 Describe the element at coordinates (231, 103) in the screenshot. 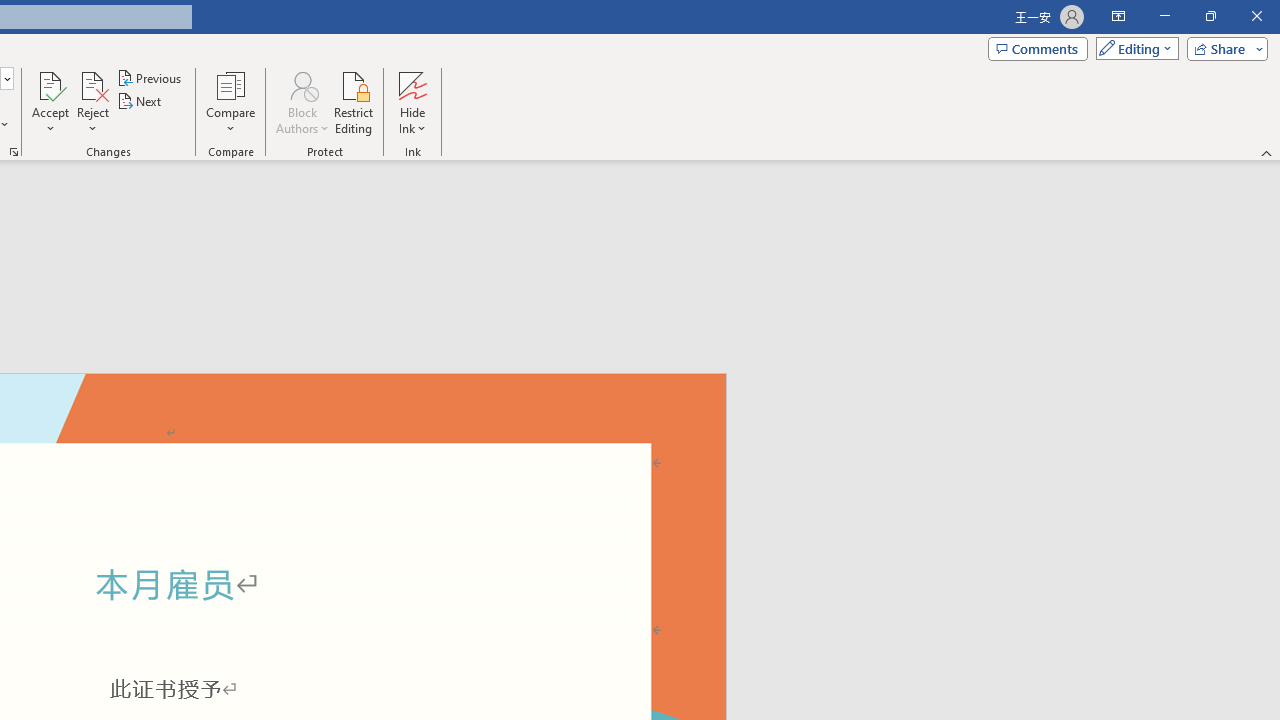

I see `'Compare'` at that location.